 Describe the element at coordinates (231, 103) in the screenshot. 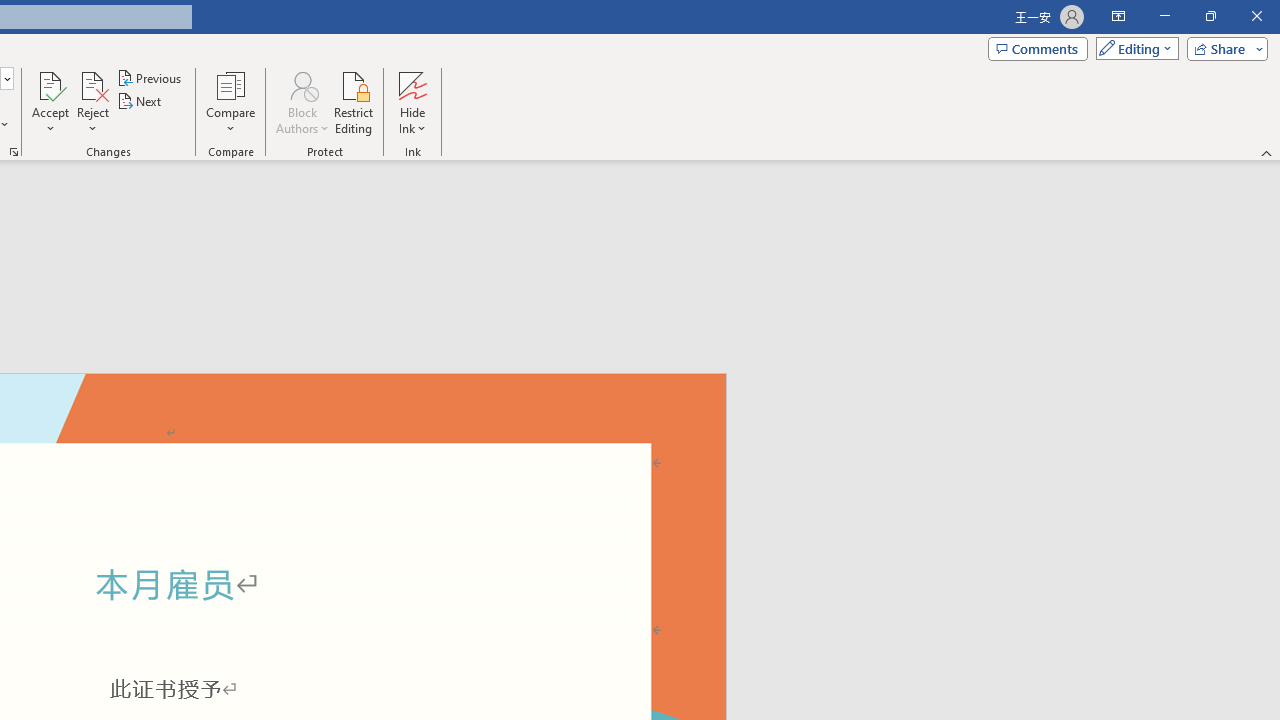

I see `'Compare'` at that location.